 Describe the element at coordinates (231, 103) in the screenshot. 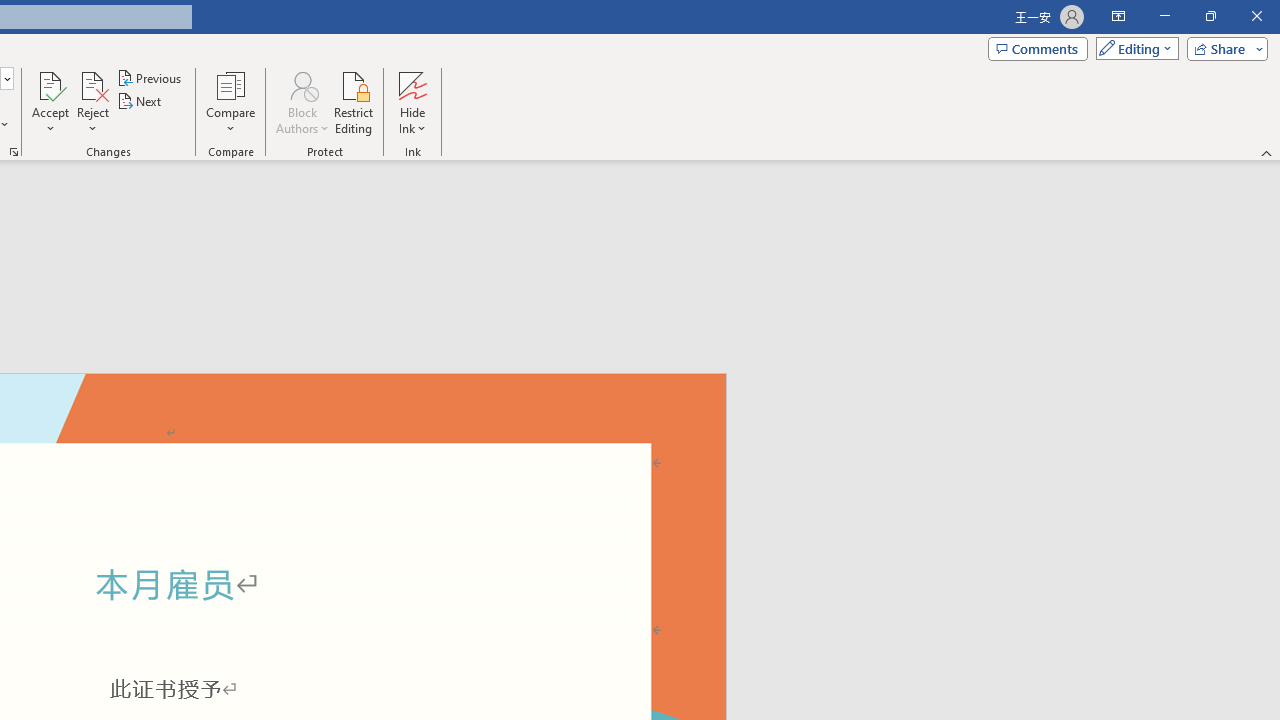

I see `'Compare'` at that location.